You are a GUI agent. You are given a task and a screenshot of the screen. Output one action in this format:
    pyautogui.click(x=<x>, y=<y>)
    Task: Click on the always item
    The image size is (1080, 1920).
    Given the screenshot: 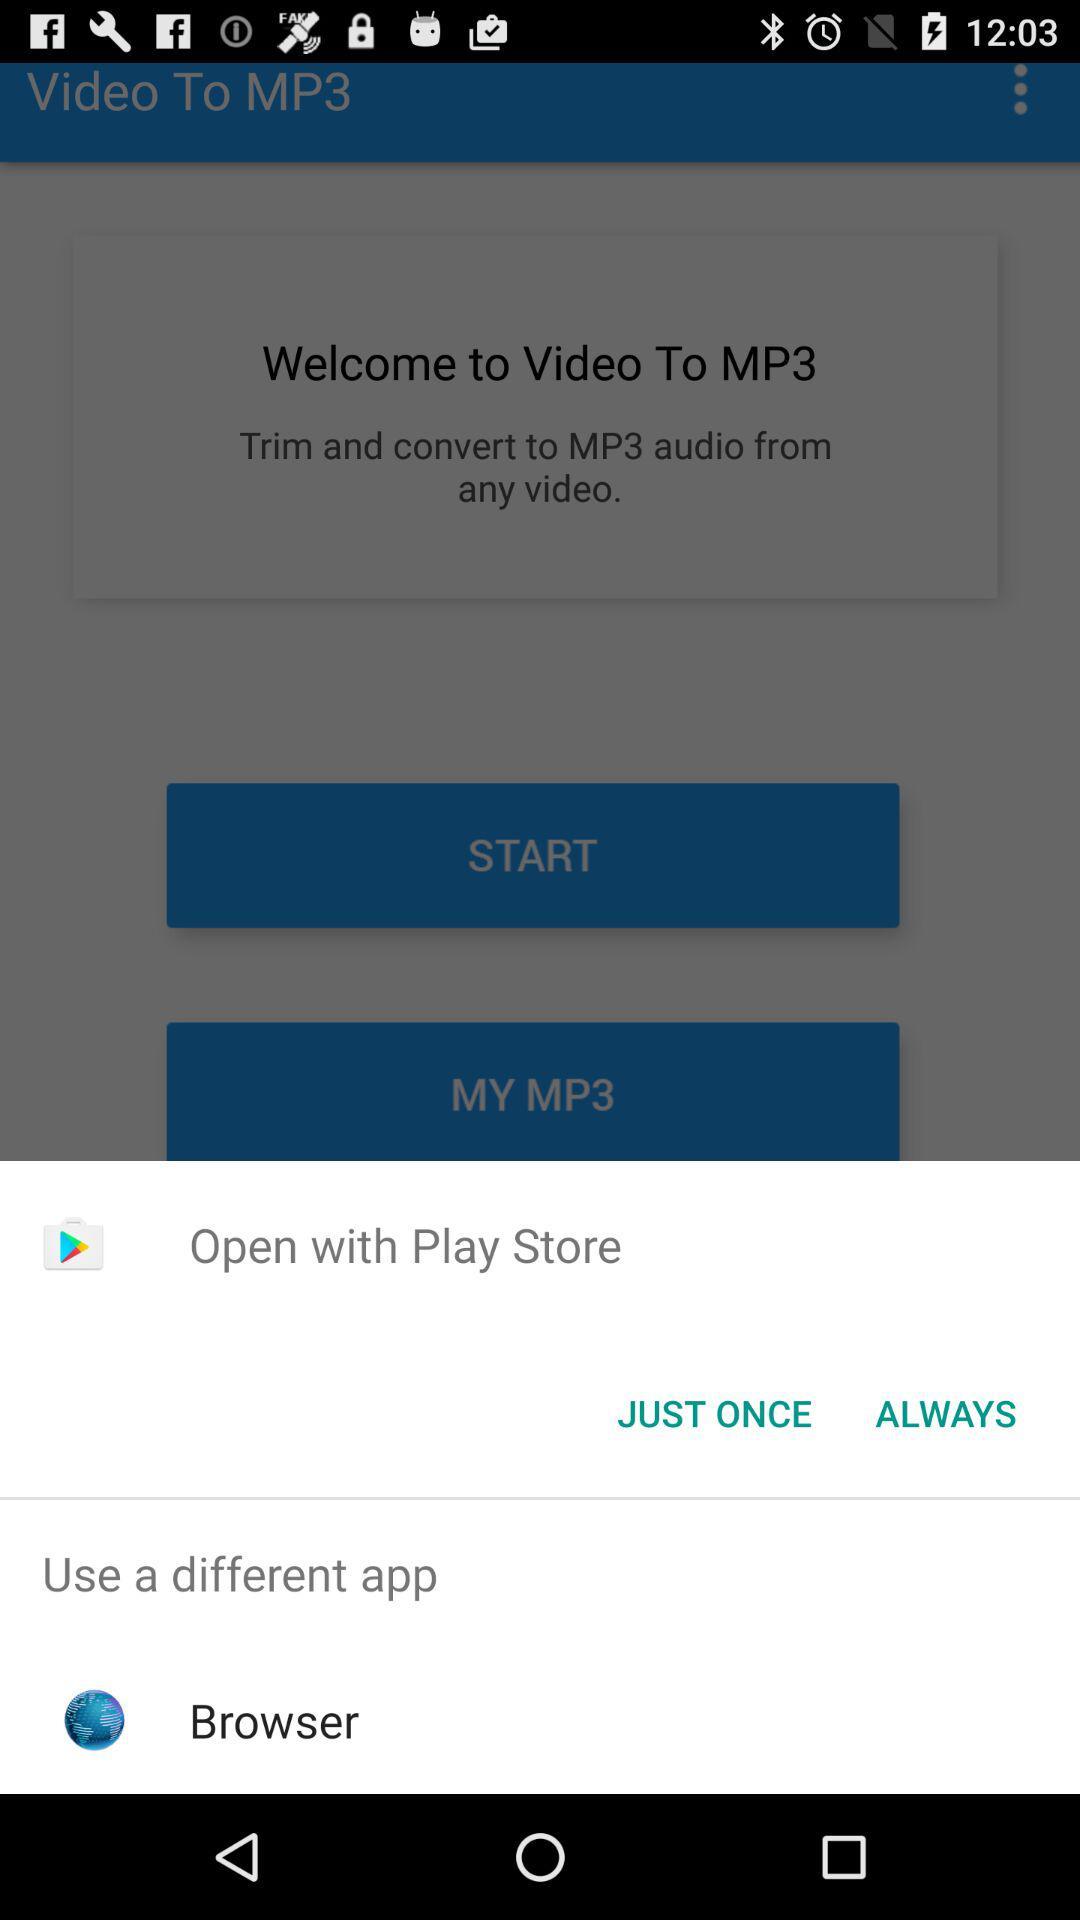 What is the action you would take?
    pyautogui.click(x=945, y=1411)
    